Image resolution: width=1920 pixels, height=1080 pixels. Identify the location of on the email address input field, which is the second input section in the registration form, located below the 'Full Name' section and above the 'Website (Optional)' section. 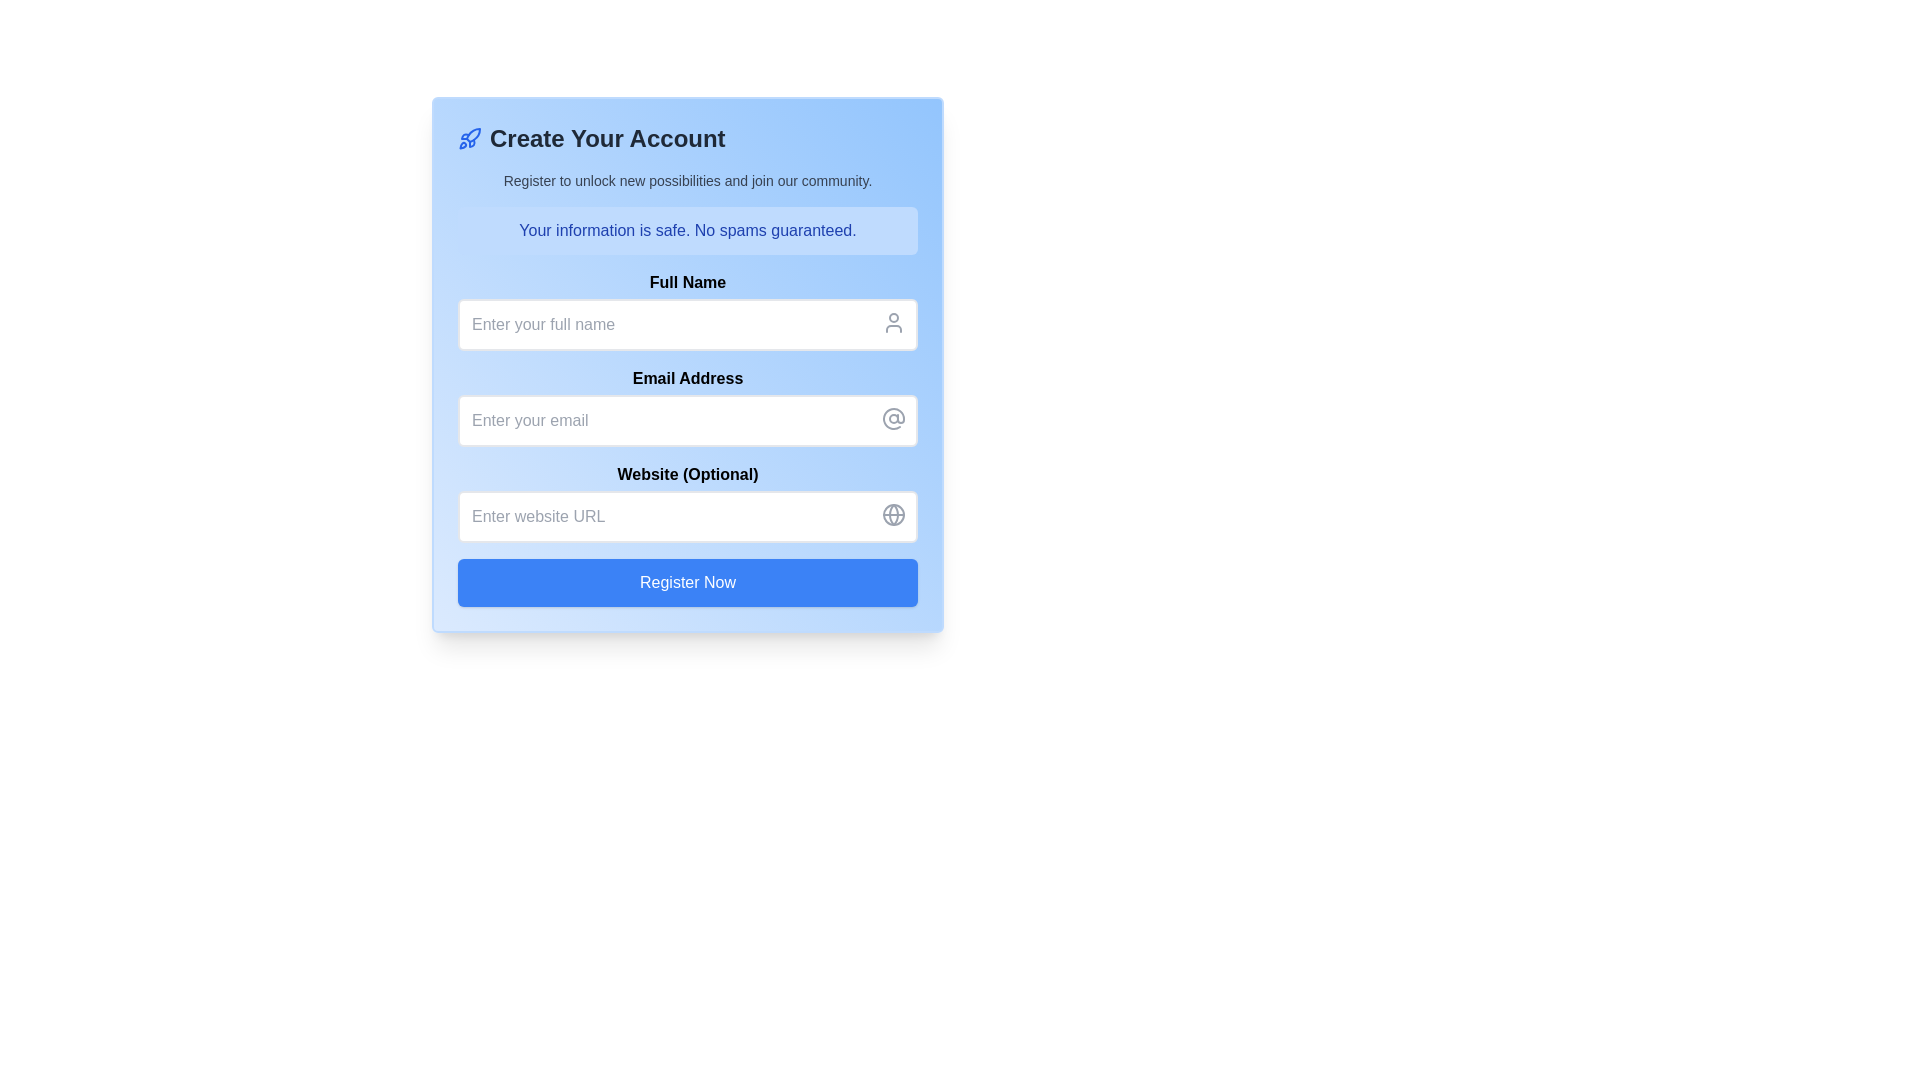
(687, 406).